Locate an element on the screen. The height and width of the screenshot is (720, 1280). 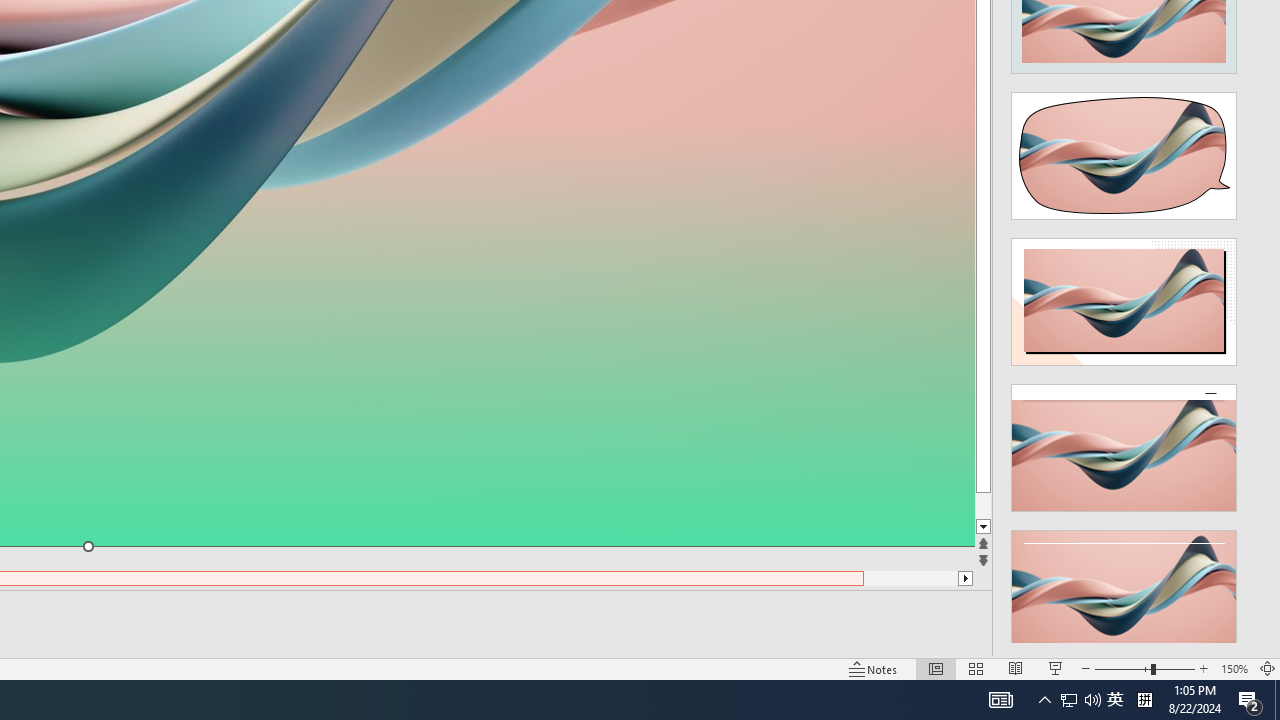
'Zoom 150%' is located at coordinates (1233, 669).